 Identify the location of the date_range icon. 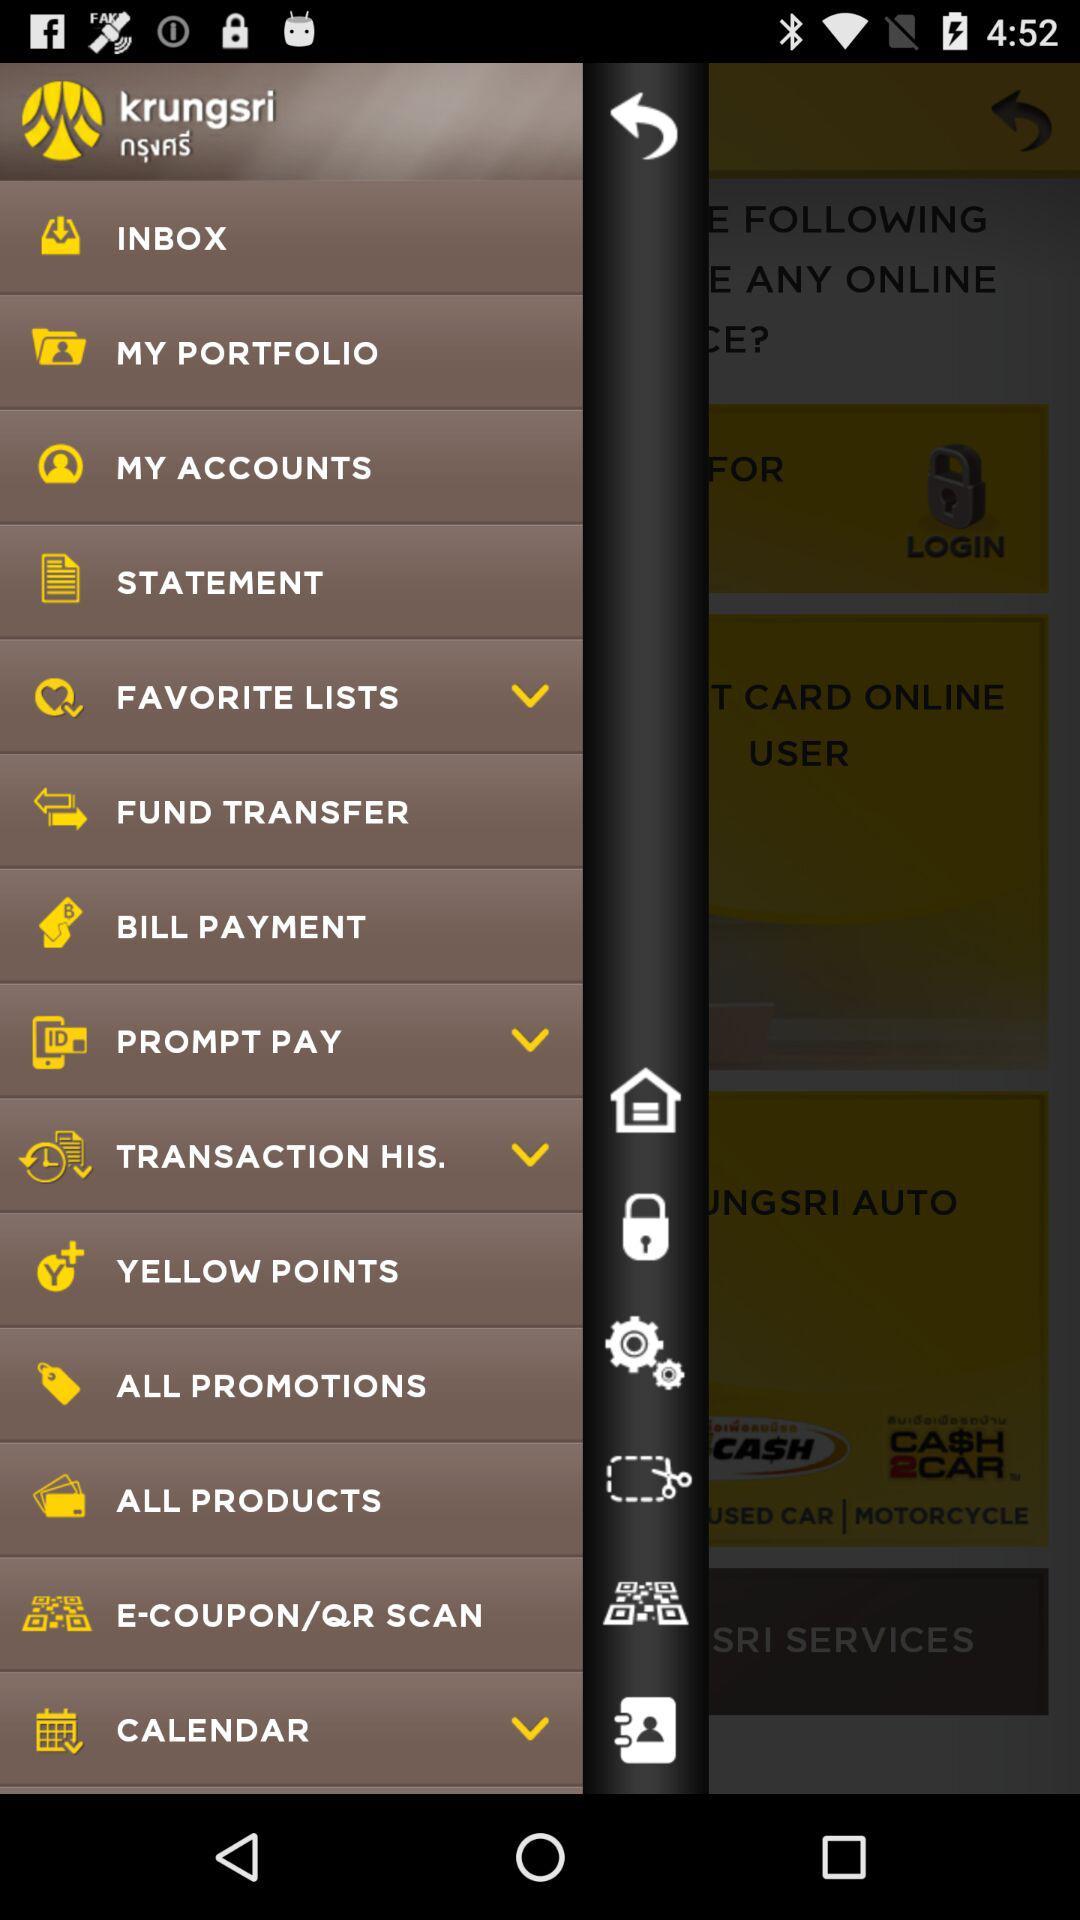
(645, 1716).